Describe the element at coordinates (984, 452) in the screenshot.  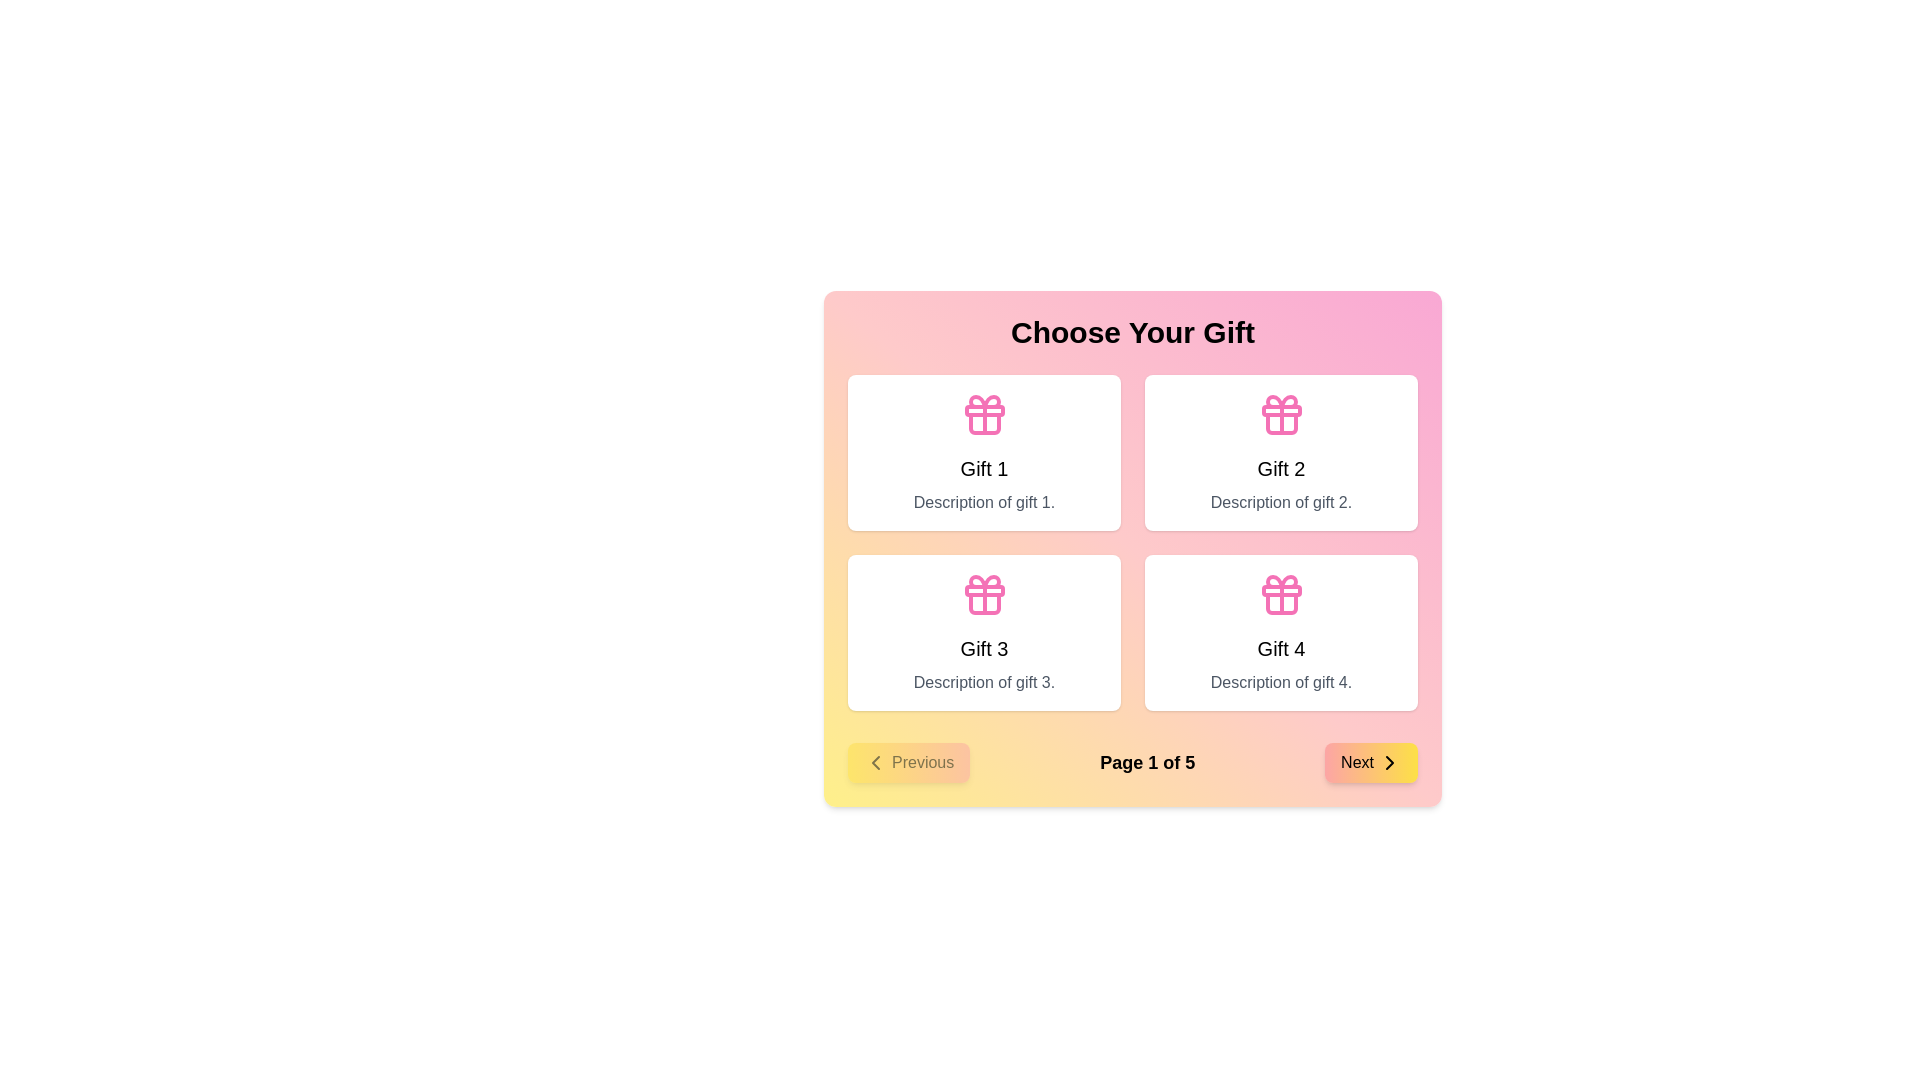
I see `the first gift card in the top-left corner of the grid layout to highlight or select it` at that location.